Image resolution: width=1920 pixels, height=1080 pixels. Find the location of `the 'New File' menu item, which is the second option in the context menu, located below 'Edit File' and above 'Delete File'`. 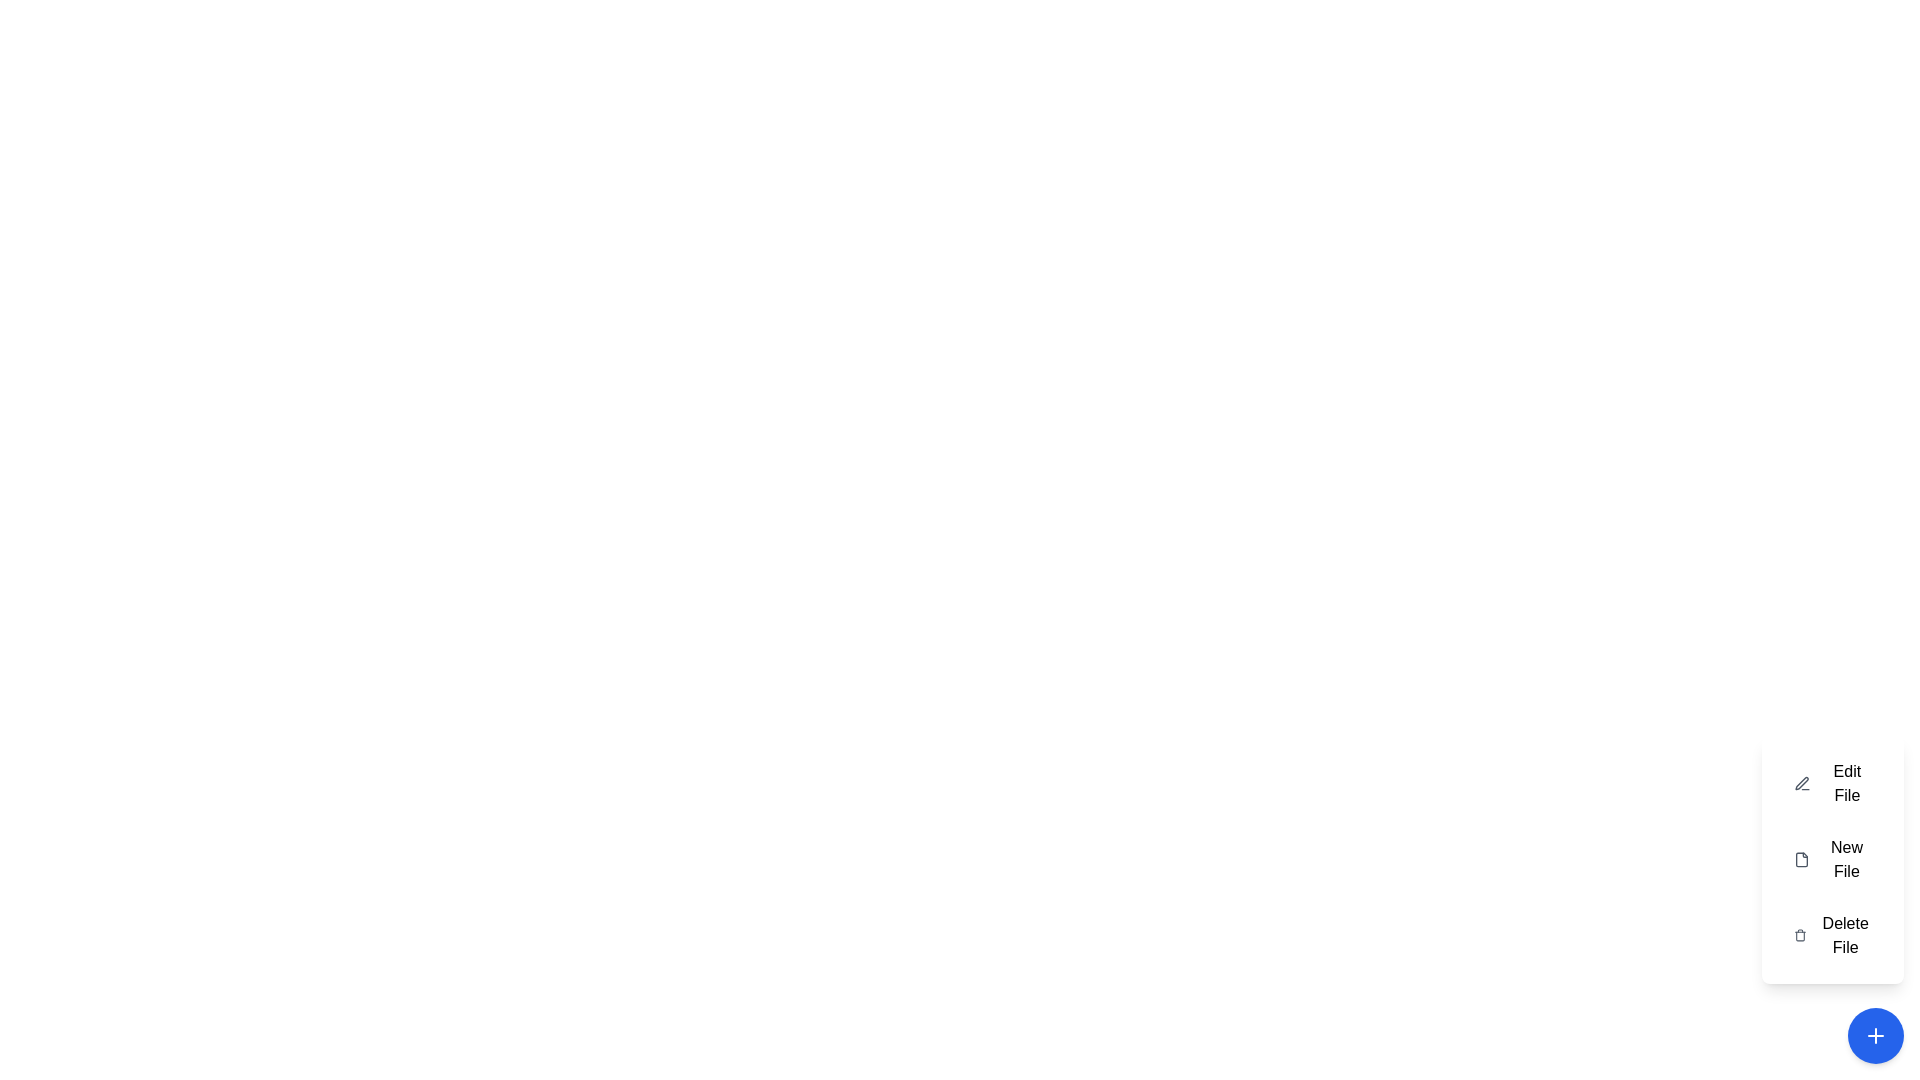

the 'New File' menu item, which is the second option in the context menu, located below 'Edit File' and above 'Delete File' is located at coordinates (1845, 859).